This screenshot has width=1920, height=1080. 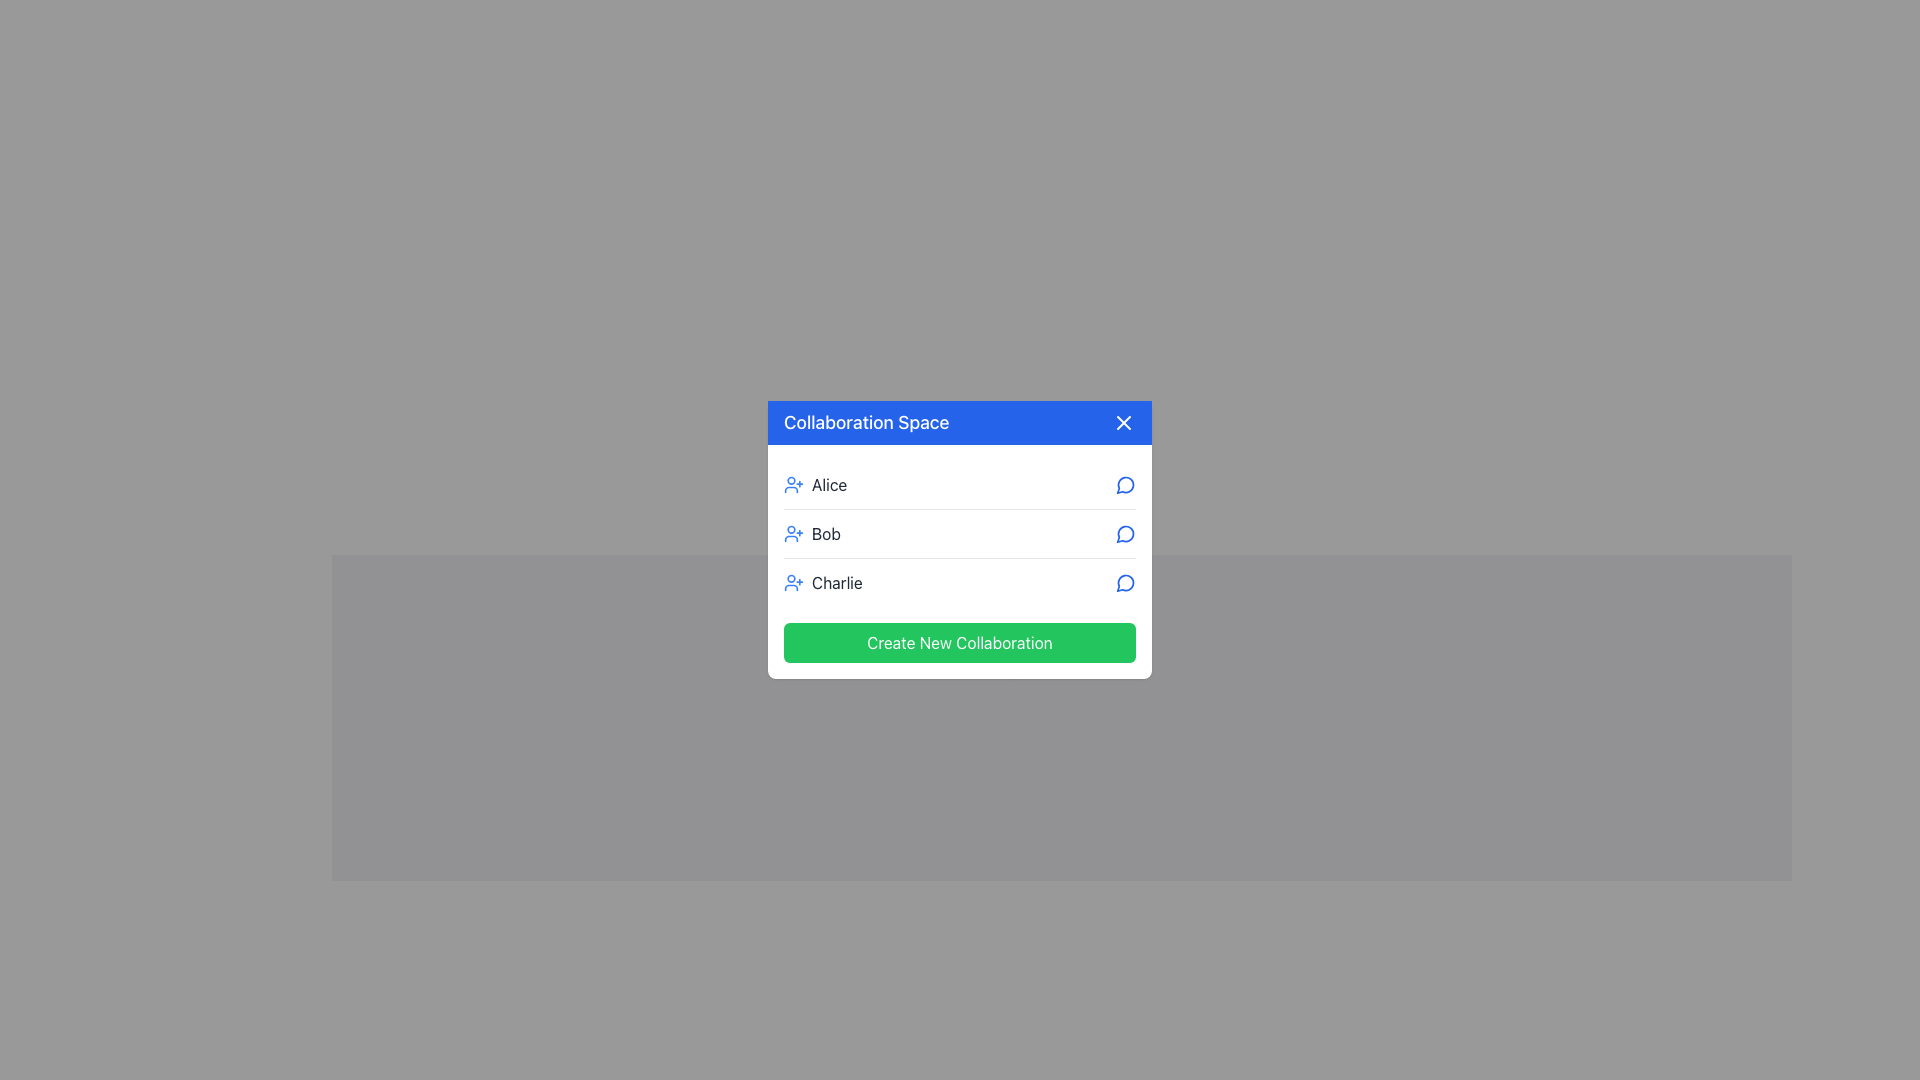 I want to click on the label identifying the user 'Bob' located in the center of the dialog box, specifically in the second row of a list, so click(x=826, y=532).